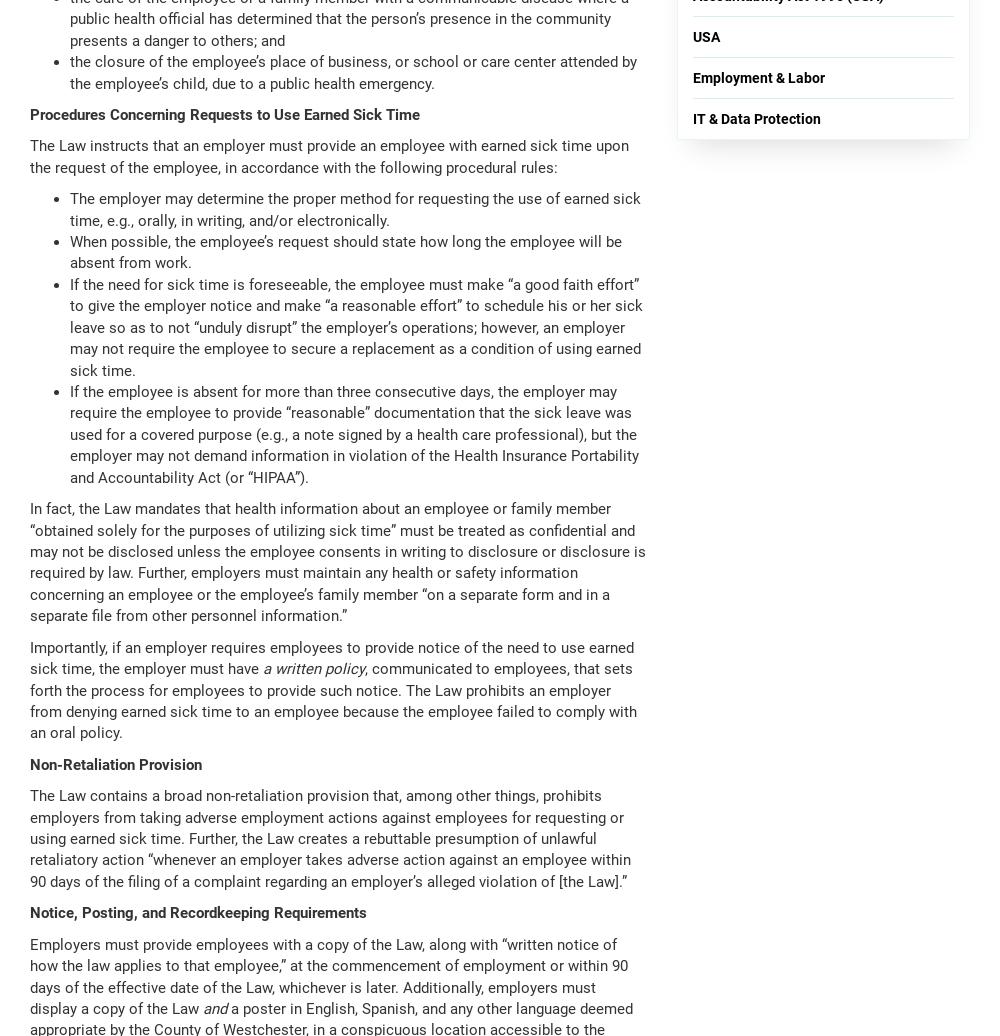 This screenshot has height=1036, width=1000. What do you see at coordinates (115, 764) in the screenshot?
I see `'Non-Retaliation Provision'` at bounding box center [115, 764].